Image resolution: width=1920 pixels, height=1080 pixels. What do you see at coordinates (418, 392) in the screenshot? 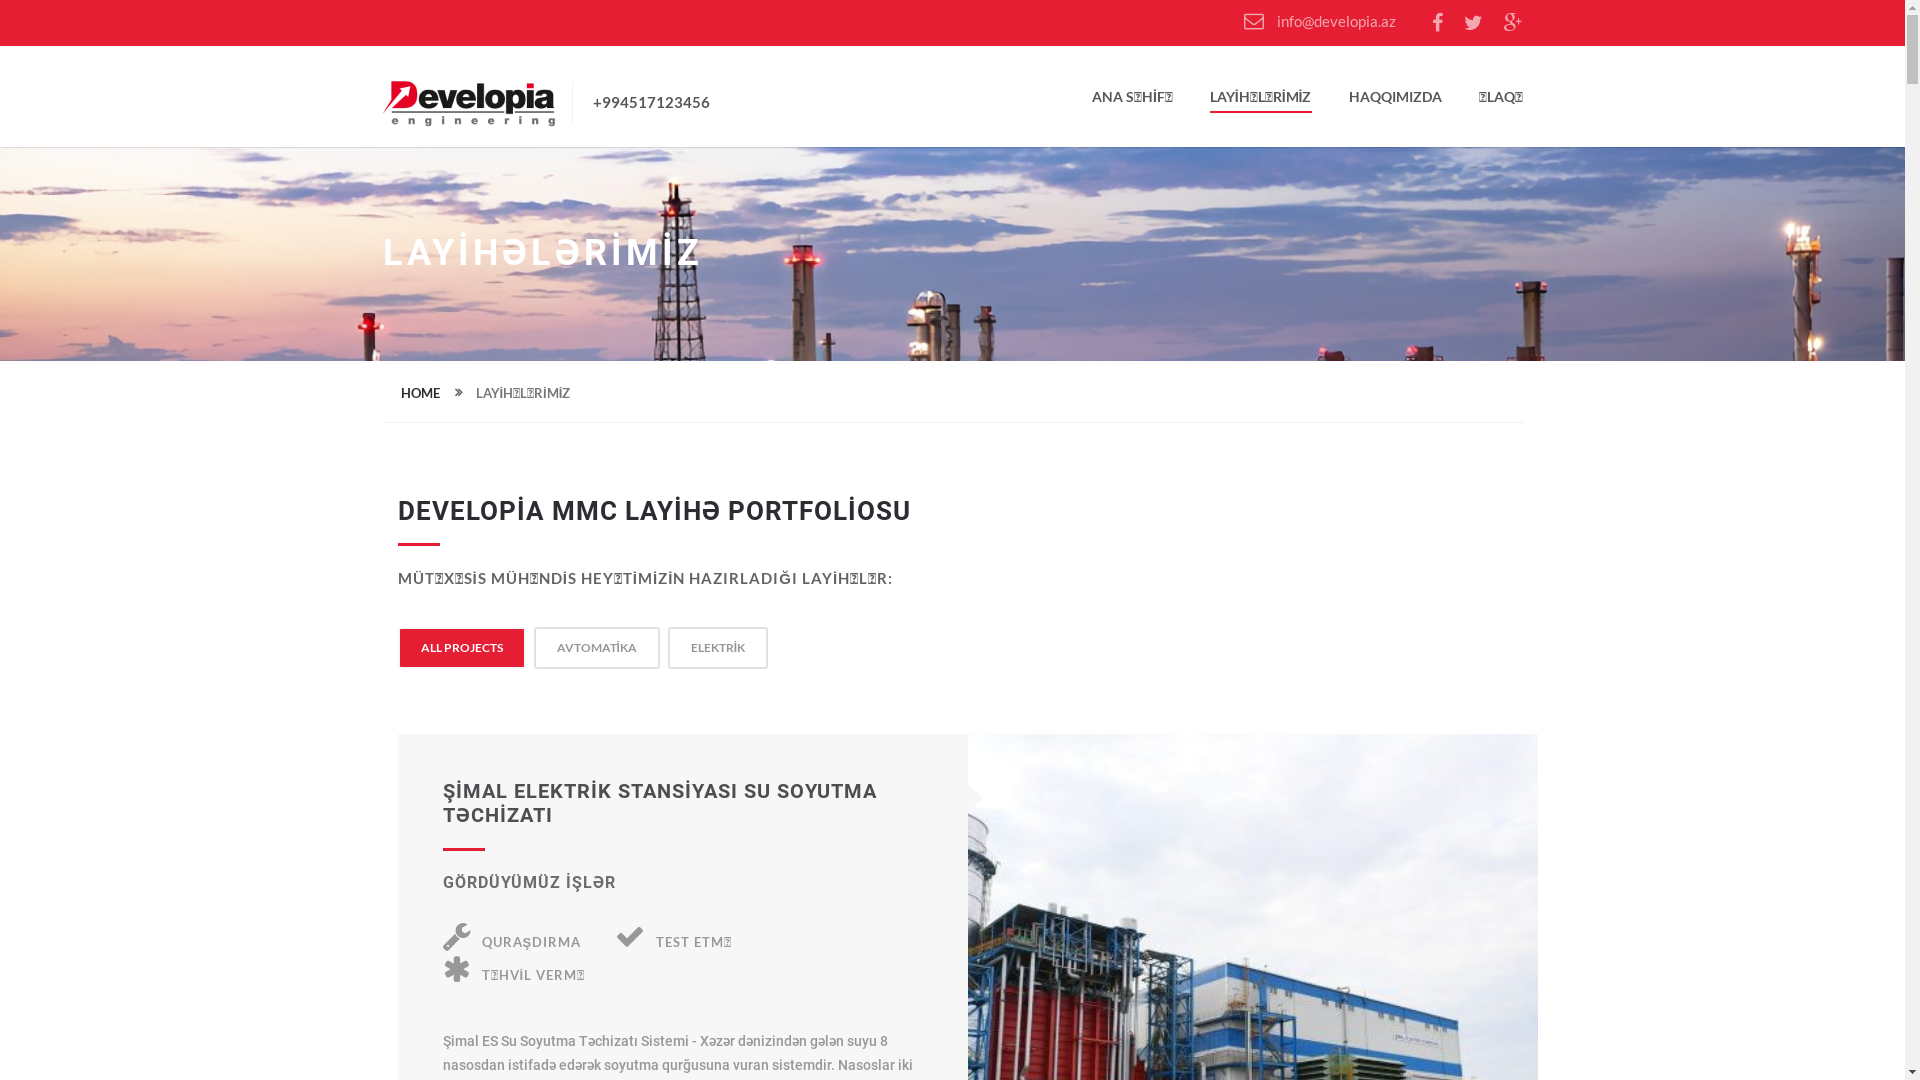
I see `'HOME'` at bounding box center [418, 392].